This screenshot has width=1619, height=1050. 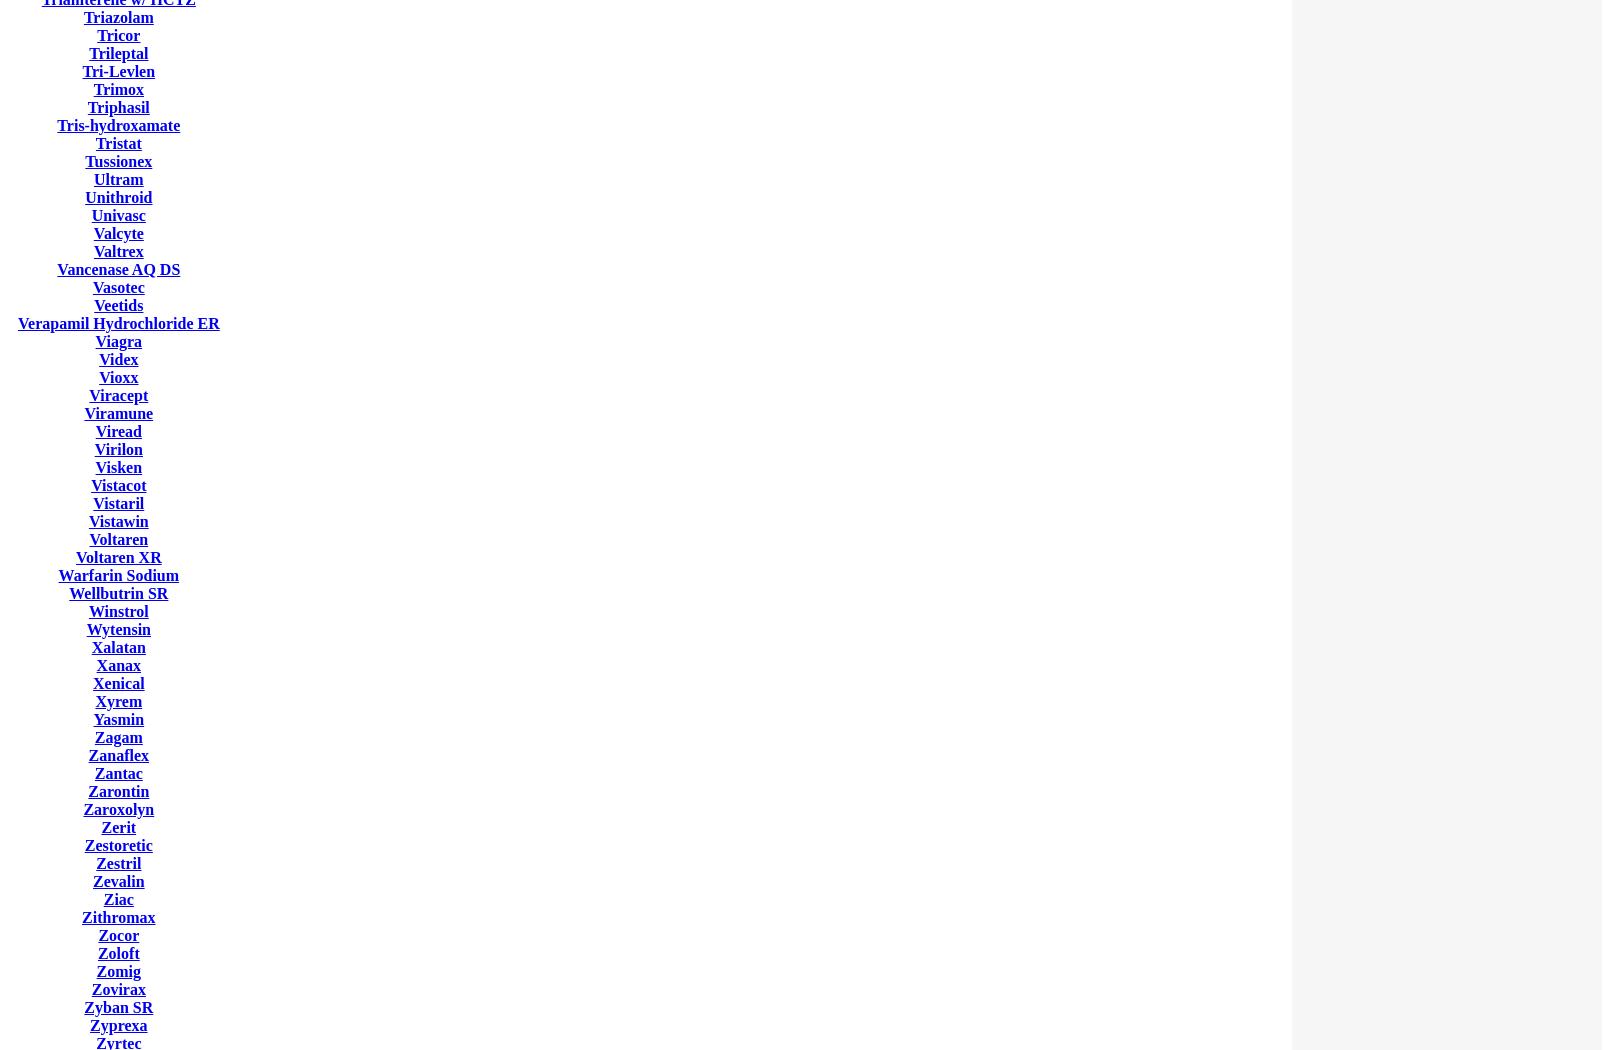 What do you see at coordinates (118, 377) in the screenshot?
I see `'Vioxx'` at bounding box center [118, 377].